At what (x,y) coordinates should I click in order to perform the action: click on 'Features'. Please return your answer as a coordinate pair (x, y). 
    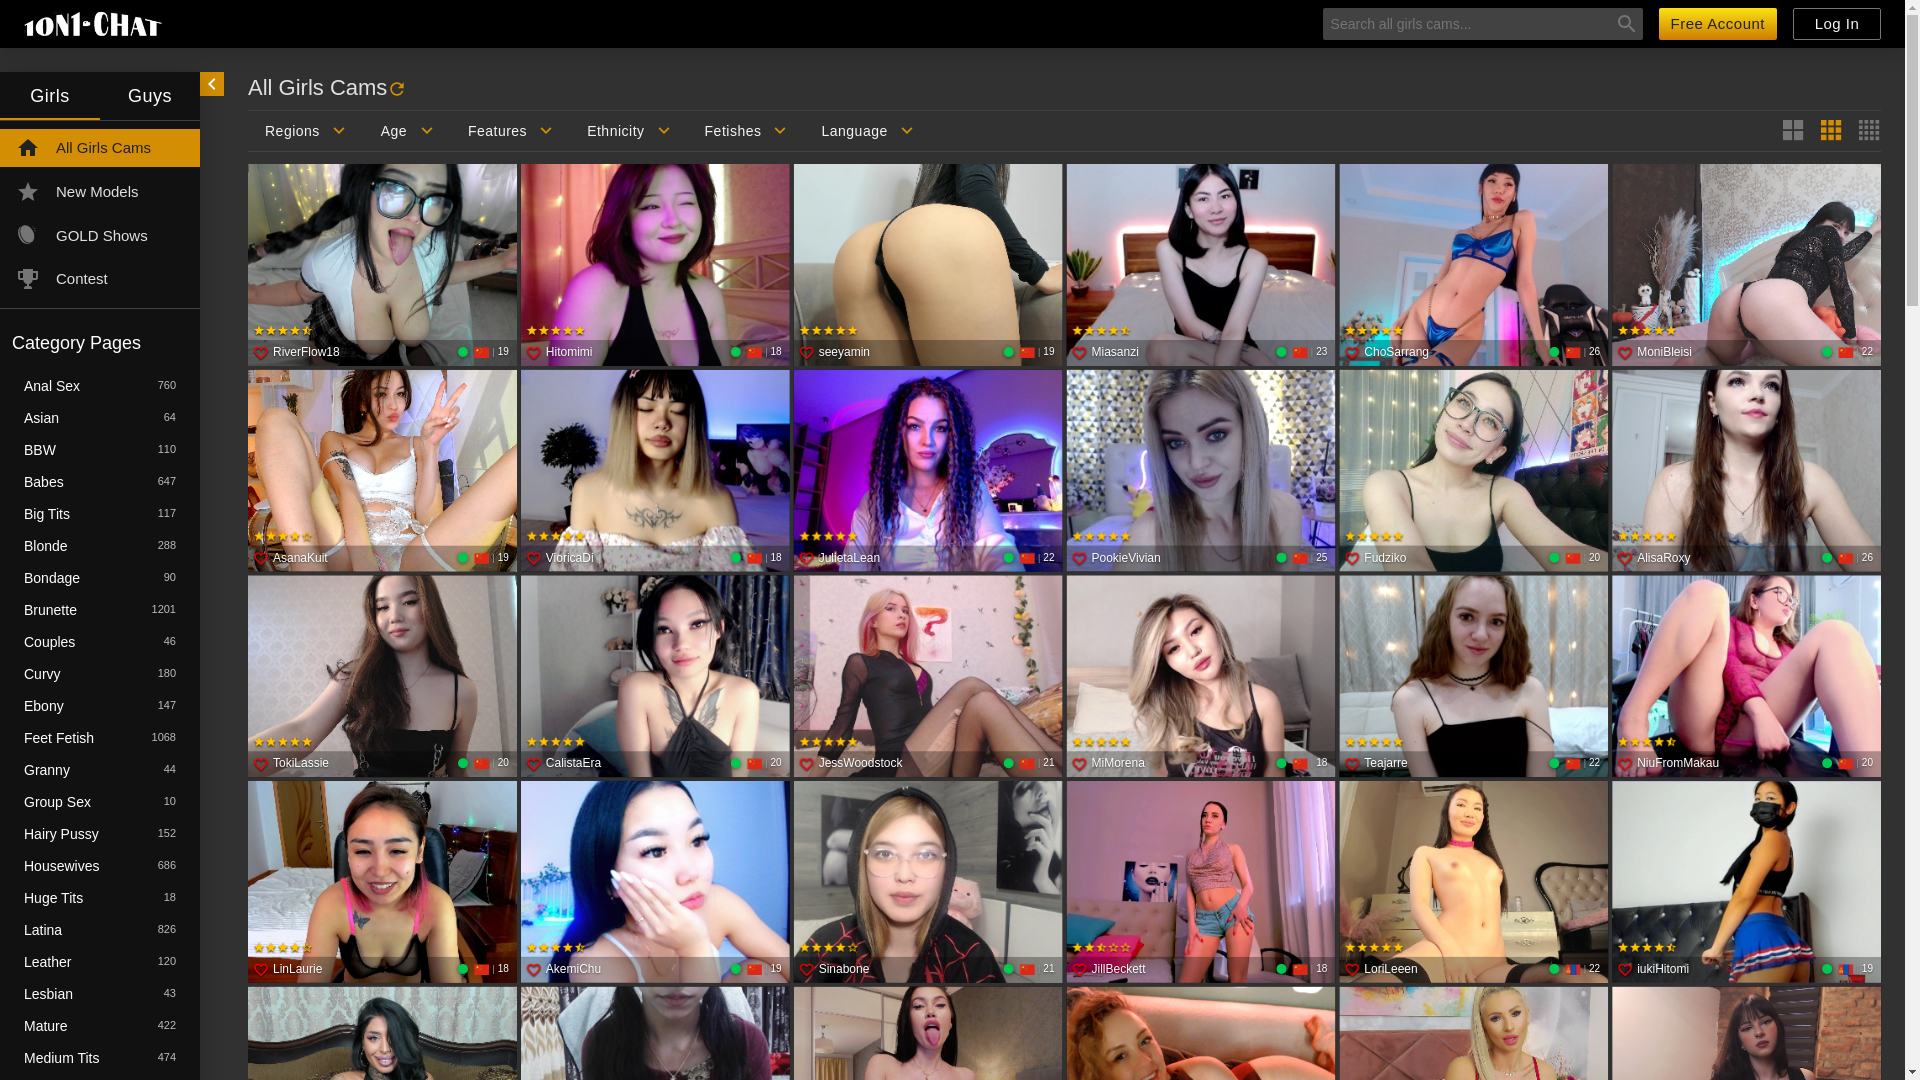
    Looking at the image, I should click on (450, 131).